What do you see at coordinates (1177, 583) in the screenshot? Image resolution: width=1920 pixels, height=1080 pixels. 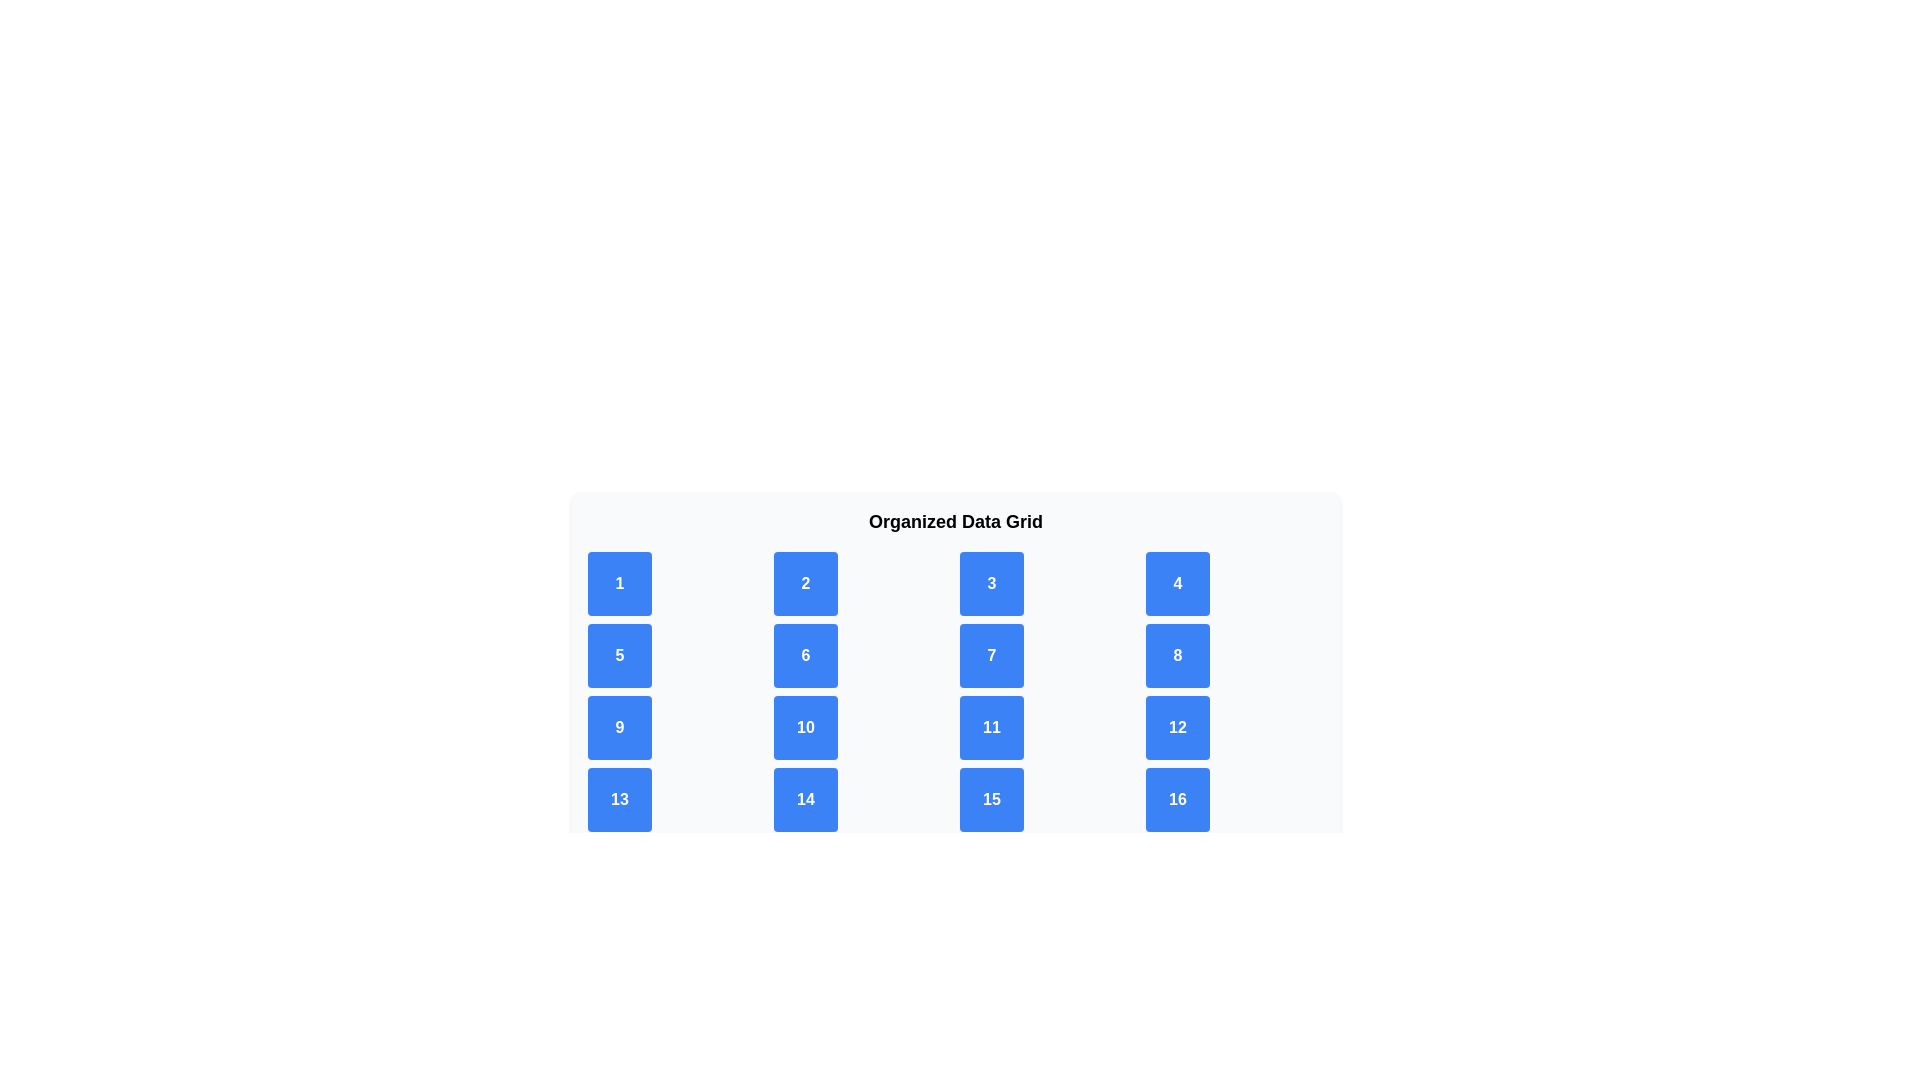 I see `the blue square button displaying the number '4', which is located in the first row and fourth column of the grid layout` at bounding box center [1177, 583].